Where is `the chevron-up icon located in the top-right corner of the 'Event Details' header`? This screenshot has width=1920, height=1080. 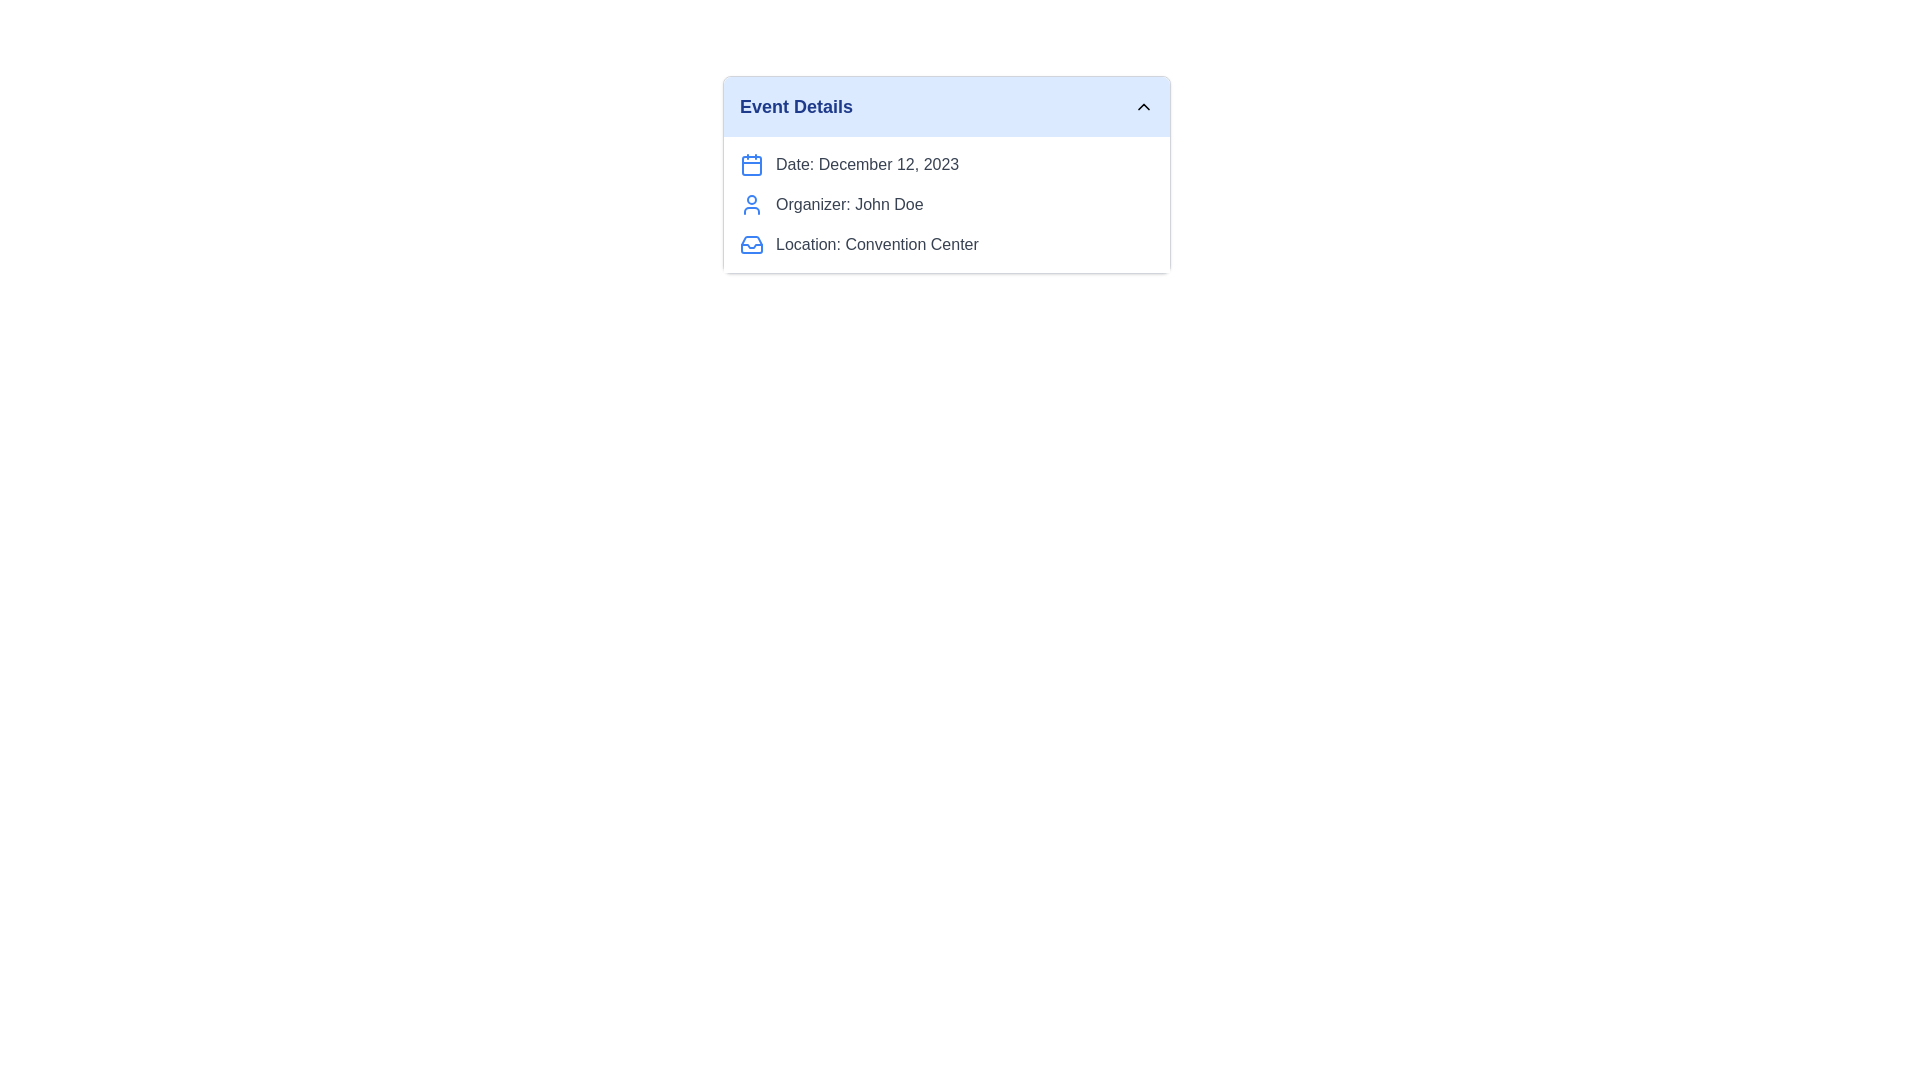
the chevron-up icon located in the top-right corner of the 'Event Details' header is located at coordinates (1143, 107).